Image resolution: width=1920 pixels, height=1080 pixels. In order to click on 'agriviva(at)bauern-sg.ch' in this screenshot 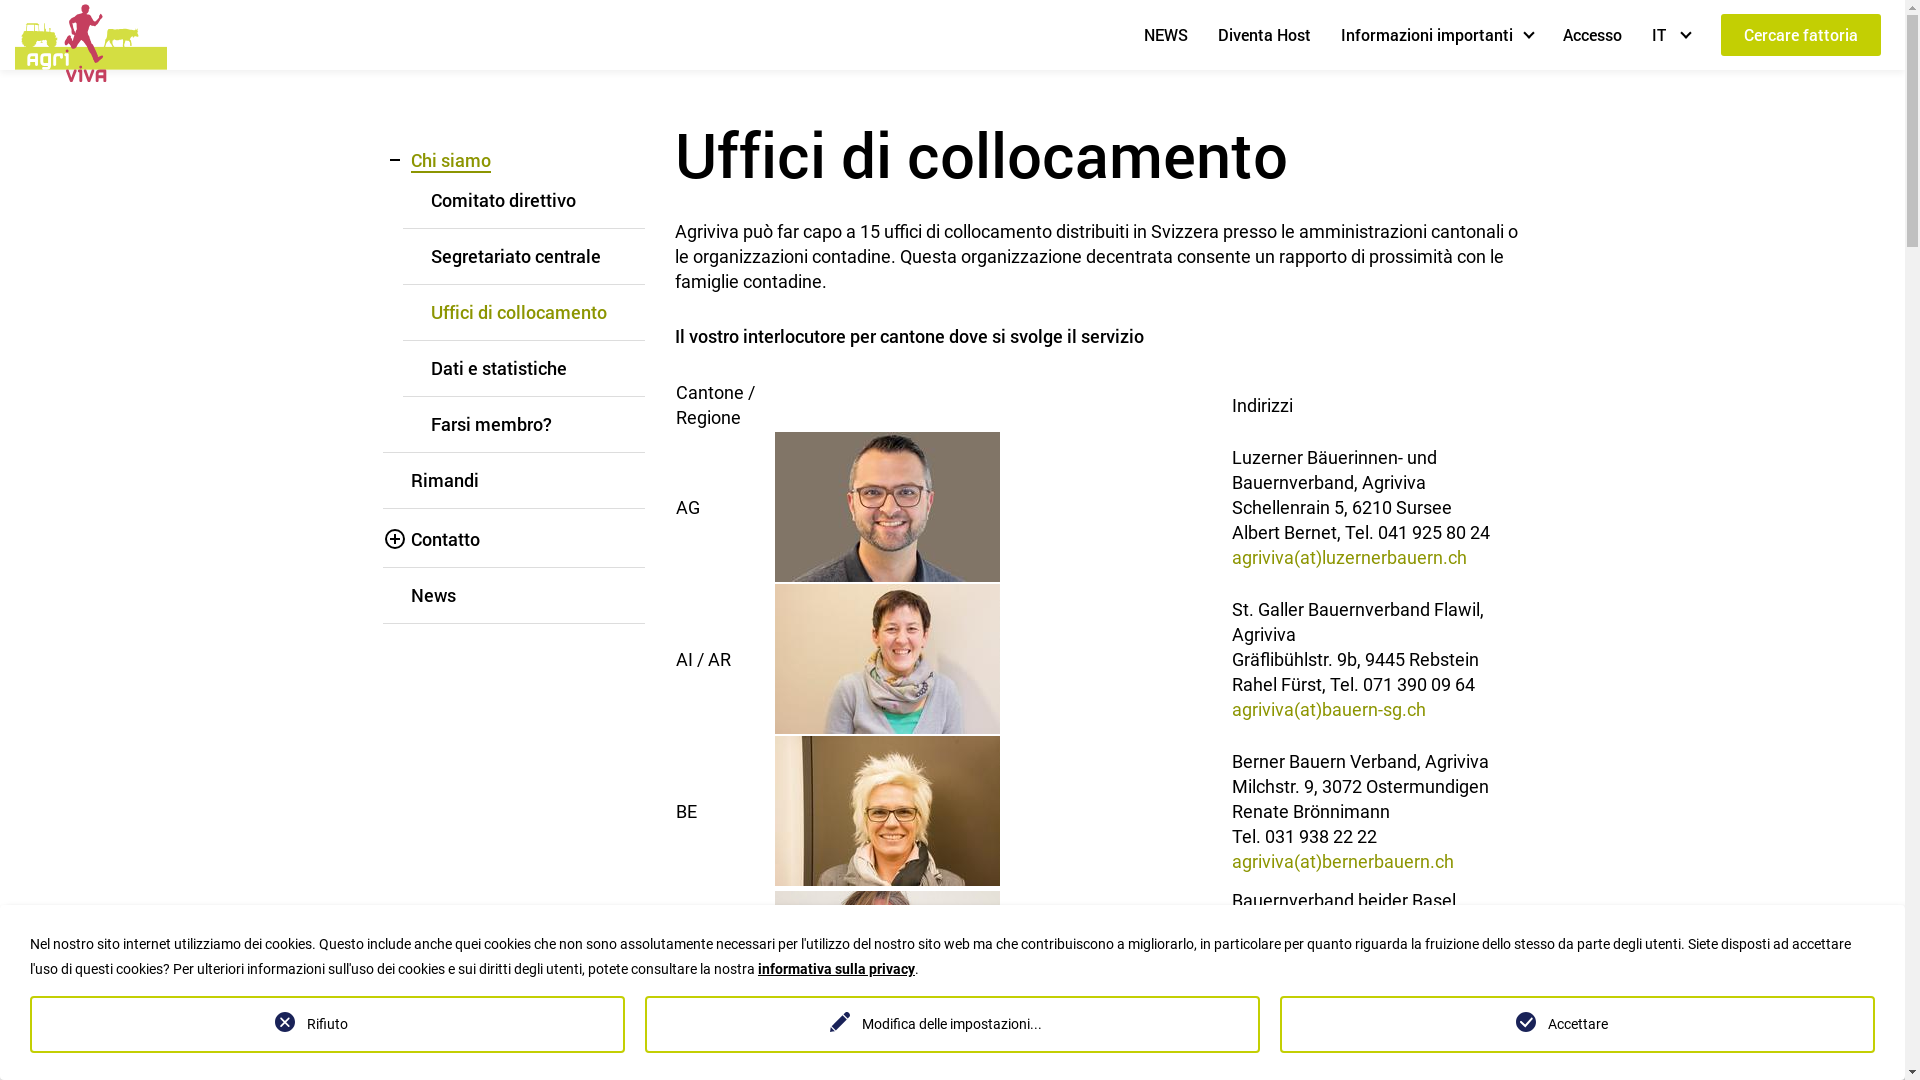, I will do `click(1329, 707)`.